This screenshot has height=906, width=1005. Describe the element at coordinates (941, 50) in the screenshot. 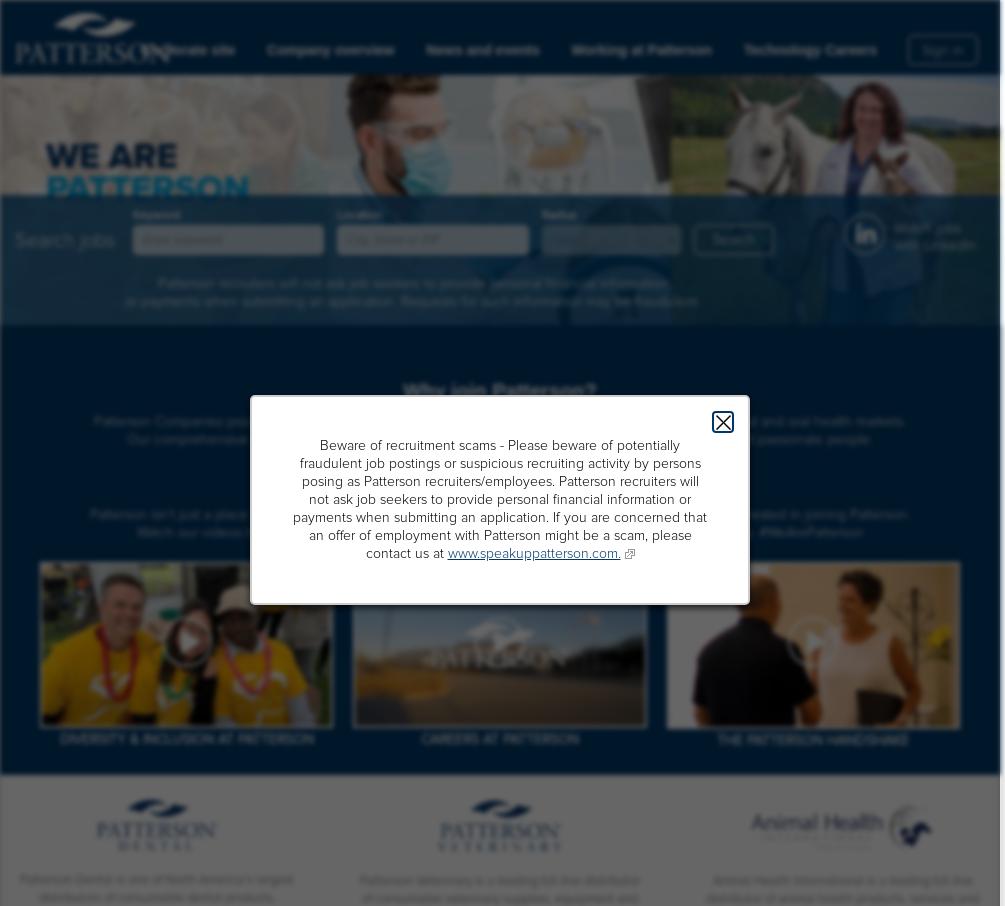

I see `'Sign in'` at that location.